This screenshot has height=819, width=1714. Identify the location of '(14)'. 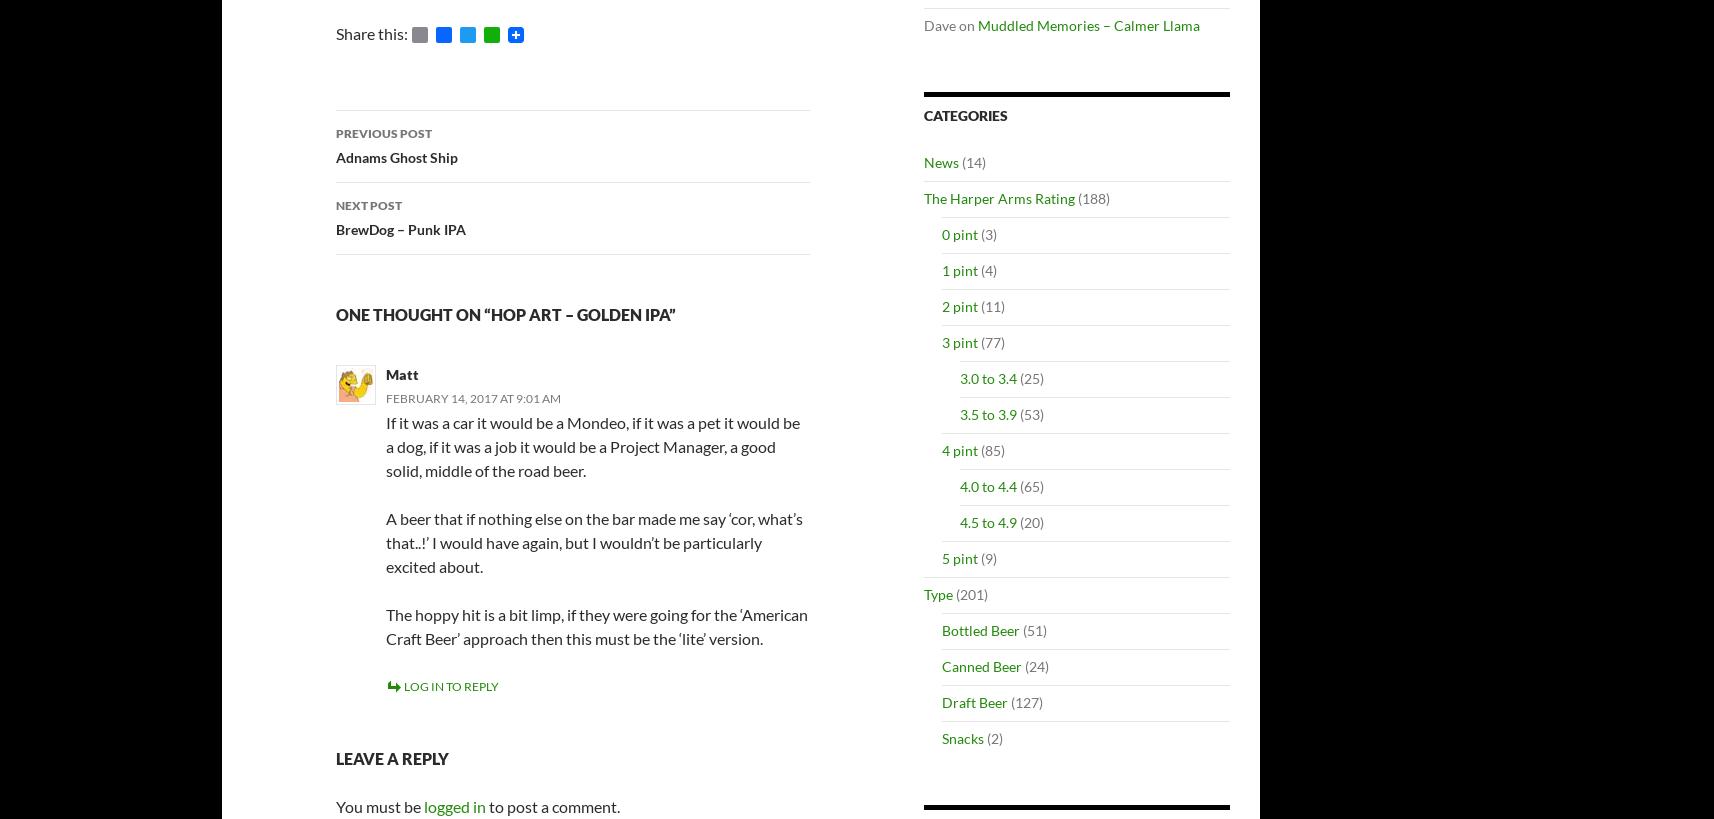
(971, 161).